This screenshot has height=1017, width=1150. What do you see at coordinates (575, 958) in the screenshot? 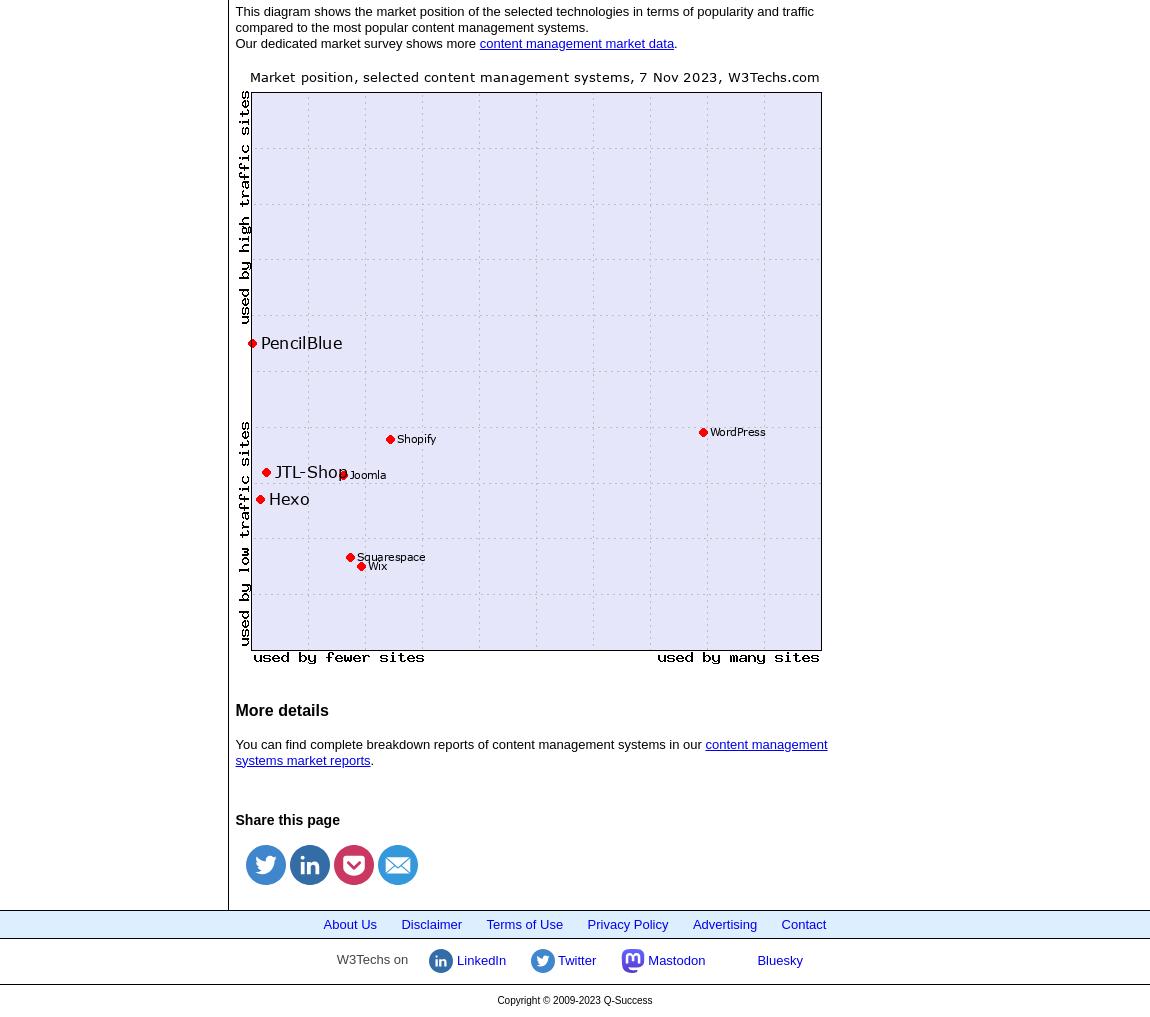
I see `'Twitter'` at bounding box center [575, 958].